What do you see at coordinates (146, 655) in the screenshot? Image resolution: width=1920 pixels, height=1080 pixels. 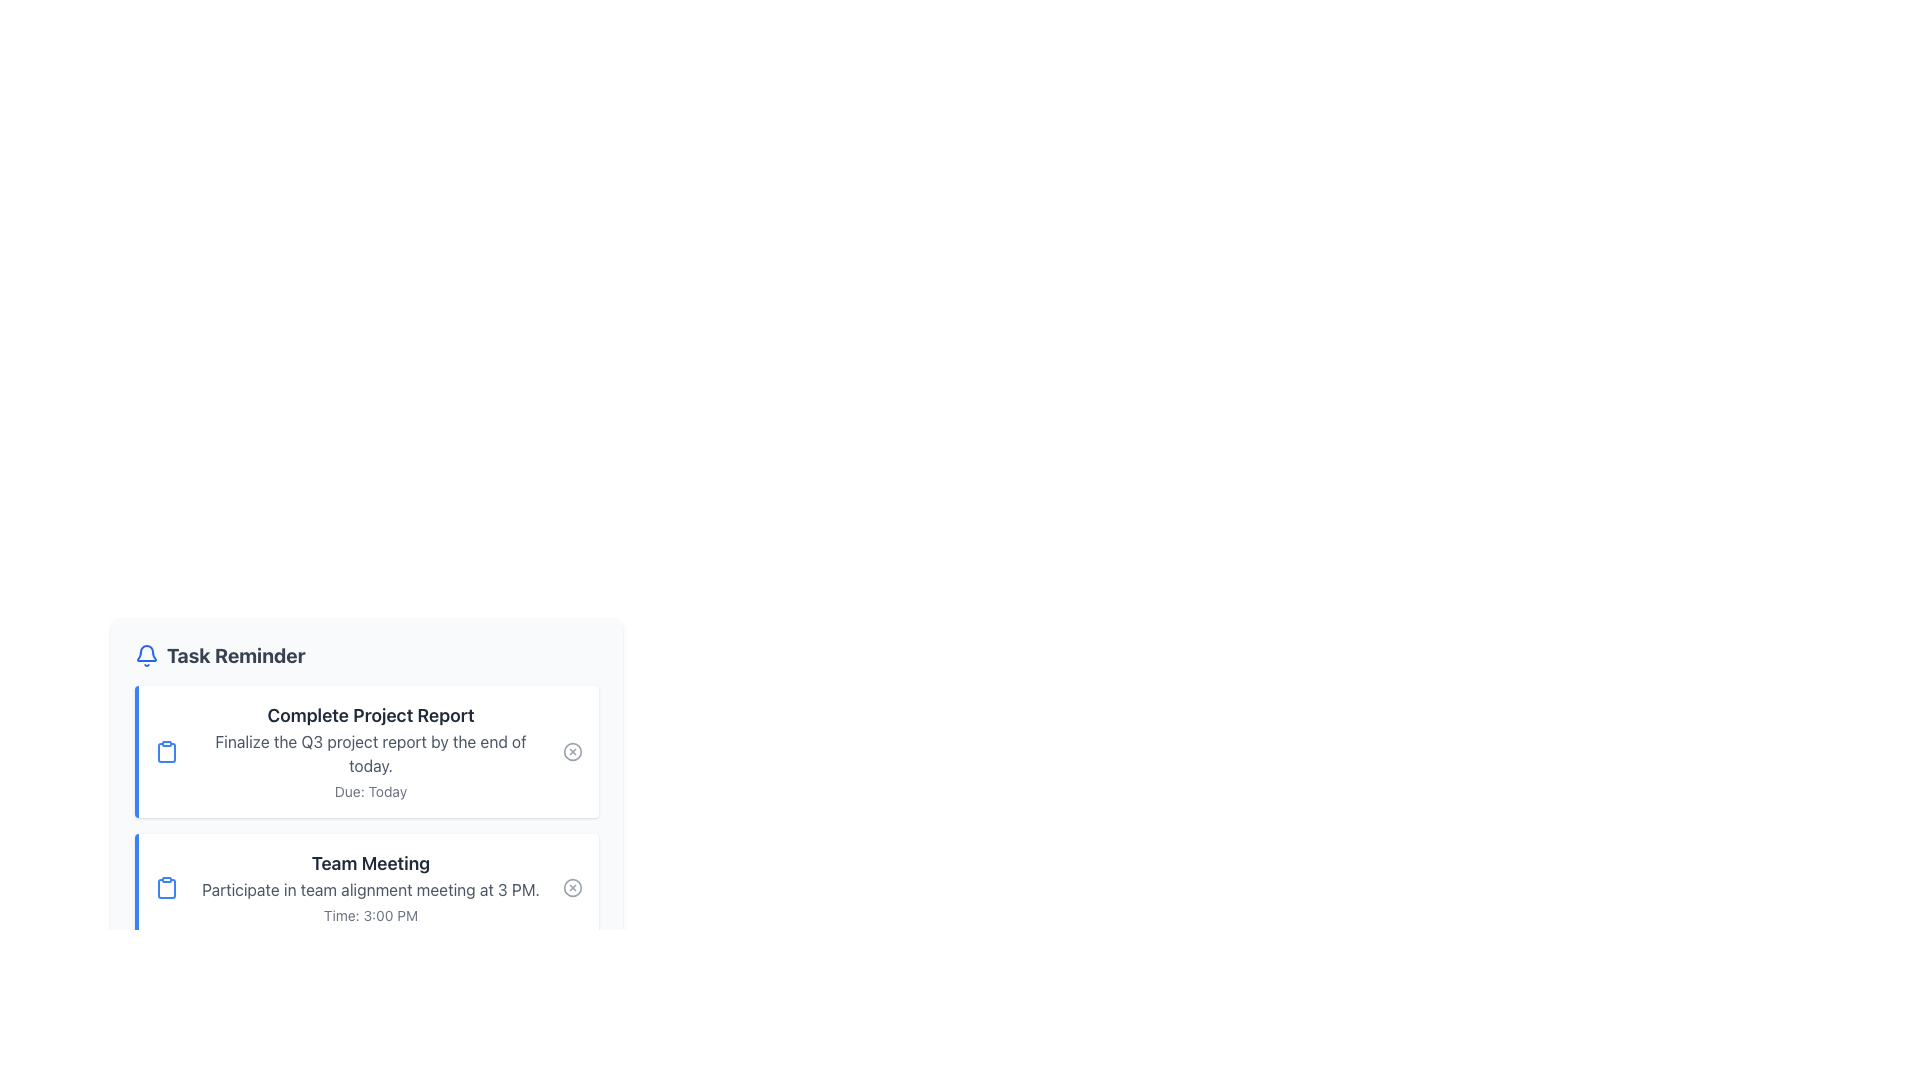 I see `the bell icon with a blue outline located next to the text 'Task Reminder'` at bounding box center [146, 655].